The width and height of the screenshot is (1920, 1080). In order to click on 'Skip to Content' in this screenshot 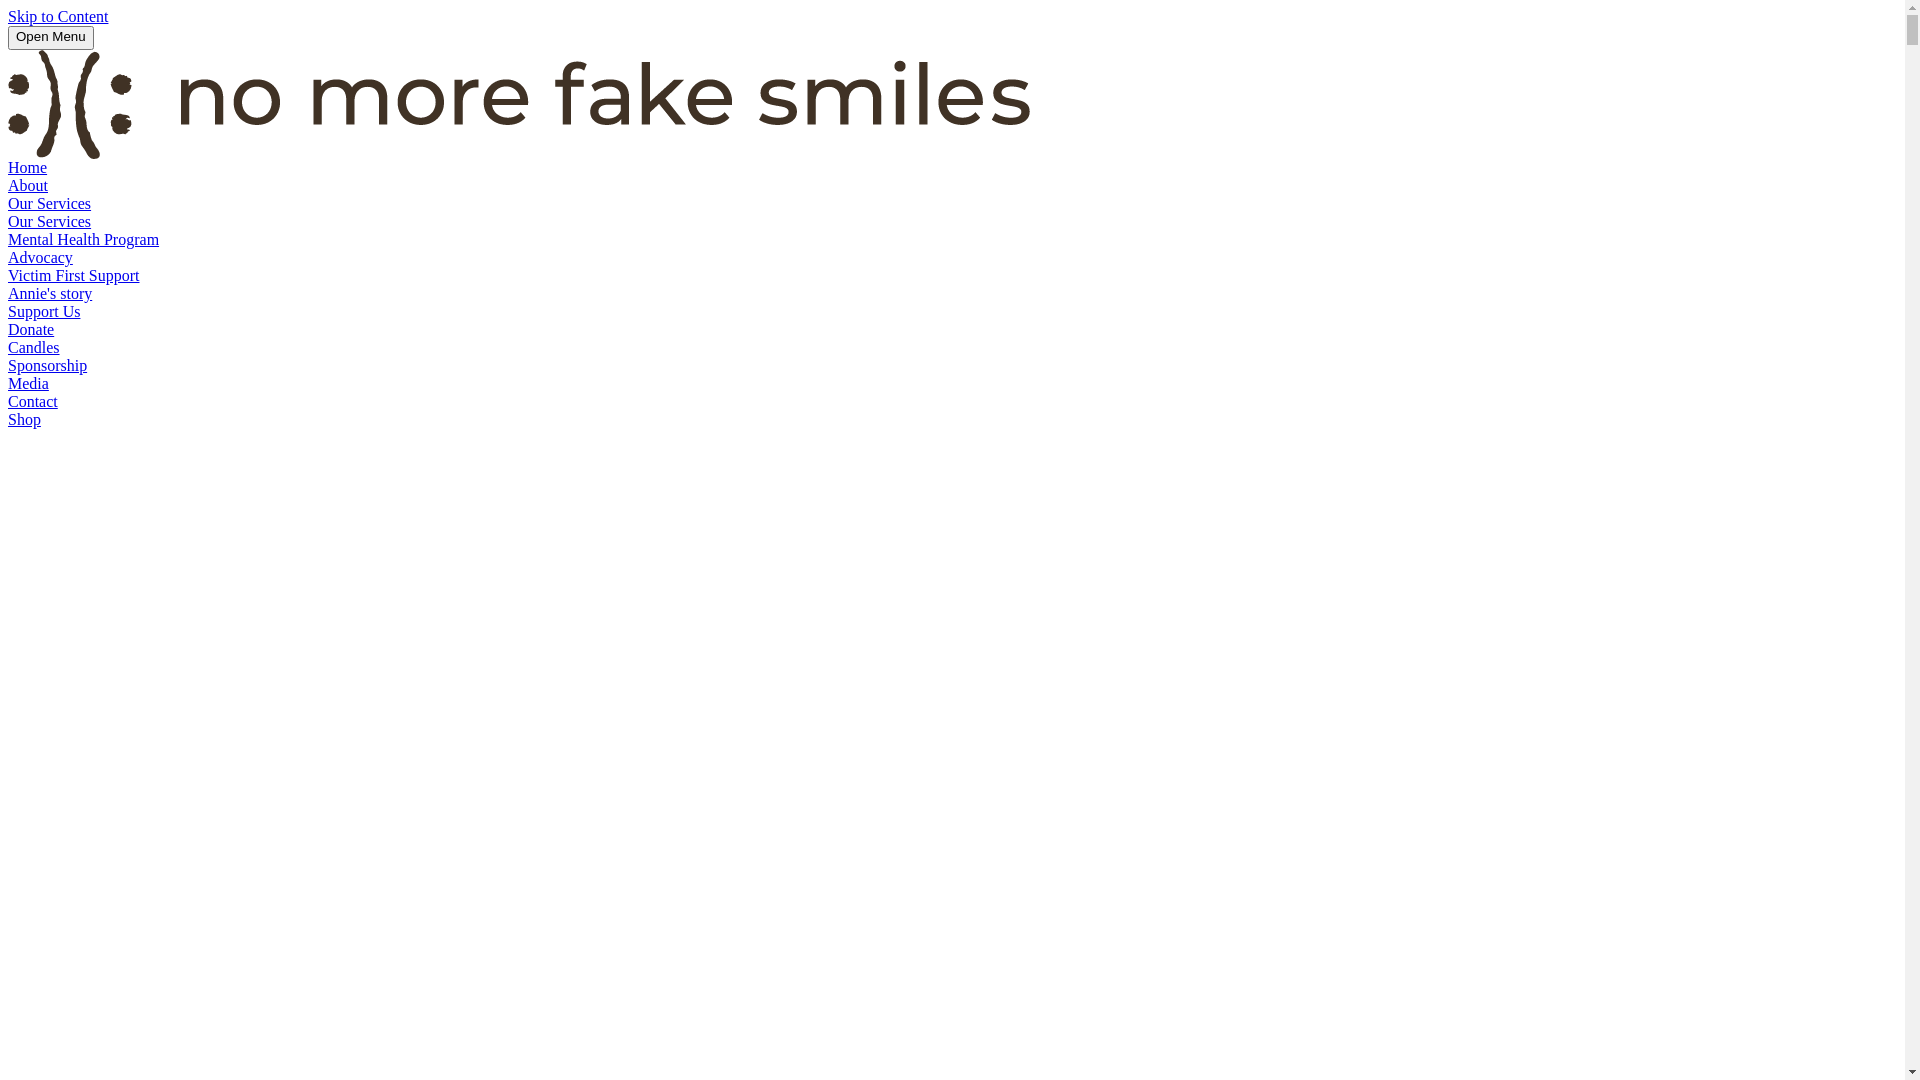, I will do `click(57, 16)`.